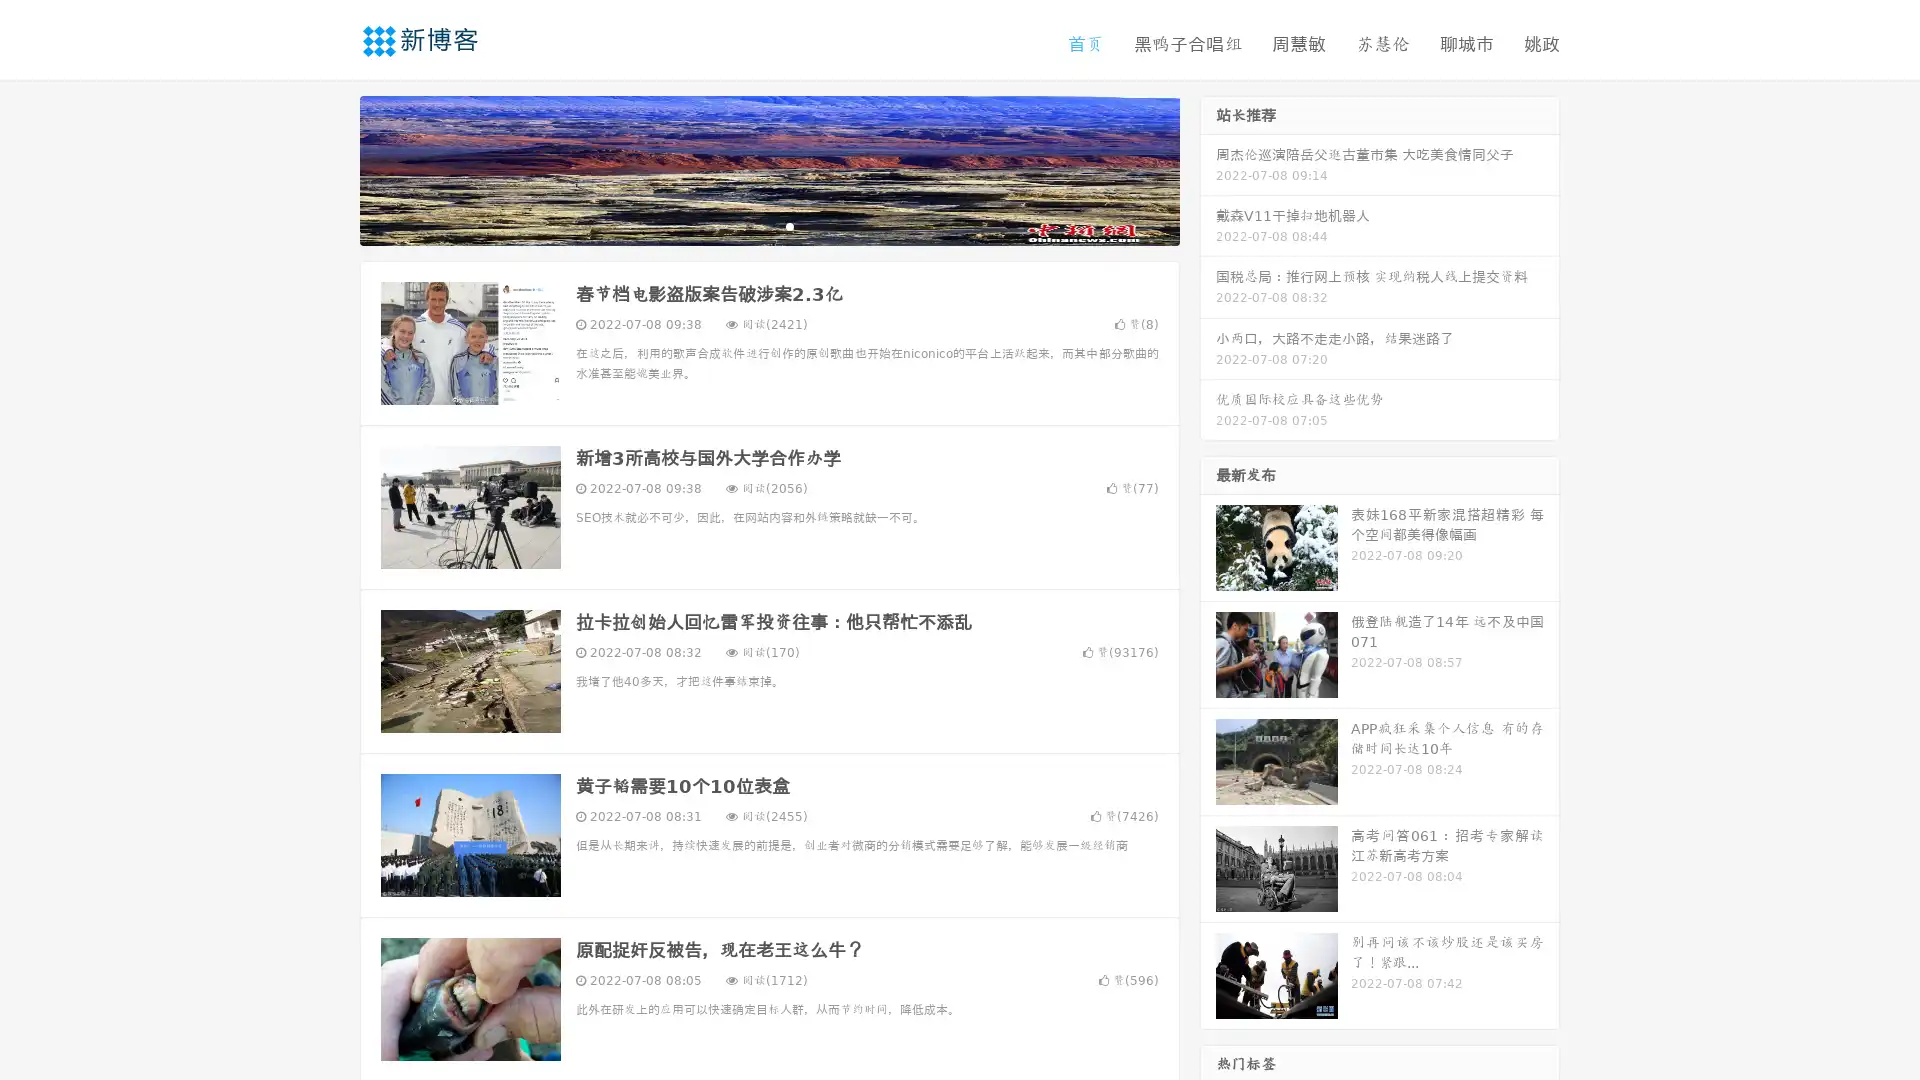 This screenshot has height=1080, width=1920. I want to click on Go to slide 2, so click(768, 225).